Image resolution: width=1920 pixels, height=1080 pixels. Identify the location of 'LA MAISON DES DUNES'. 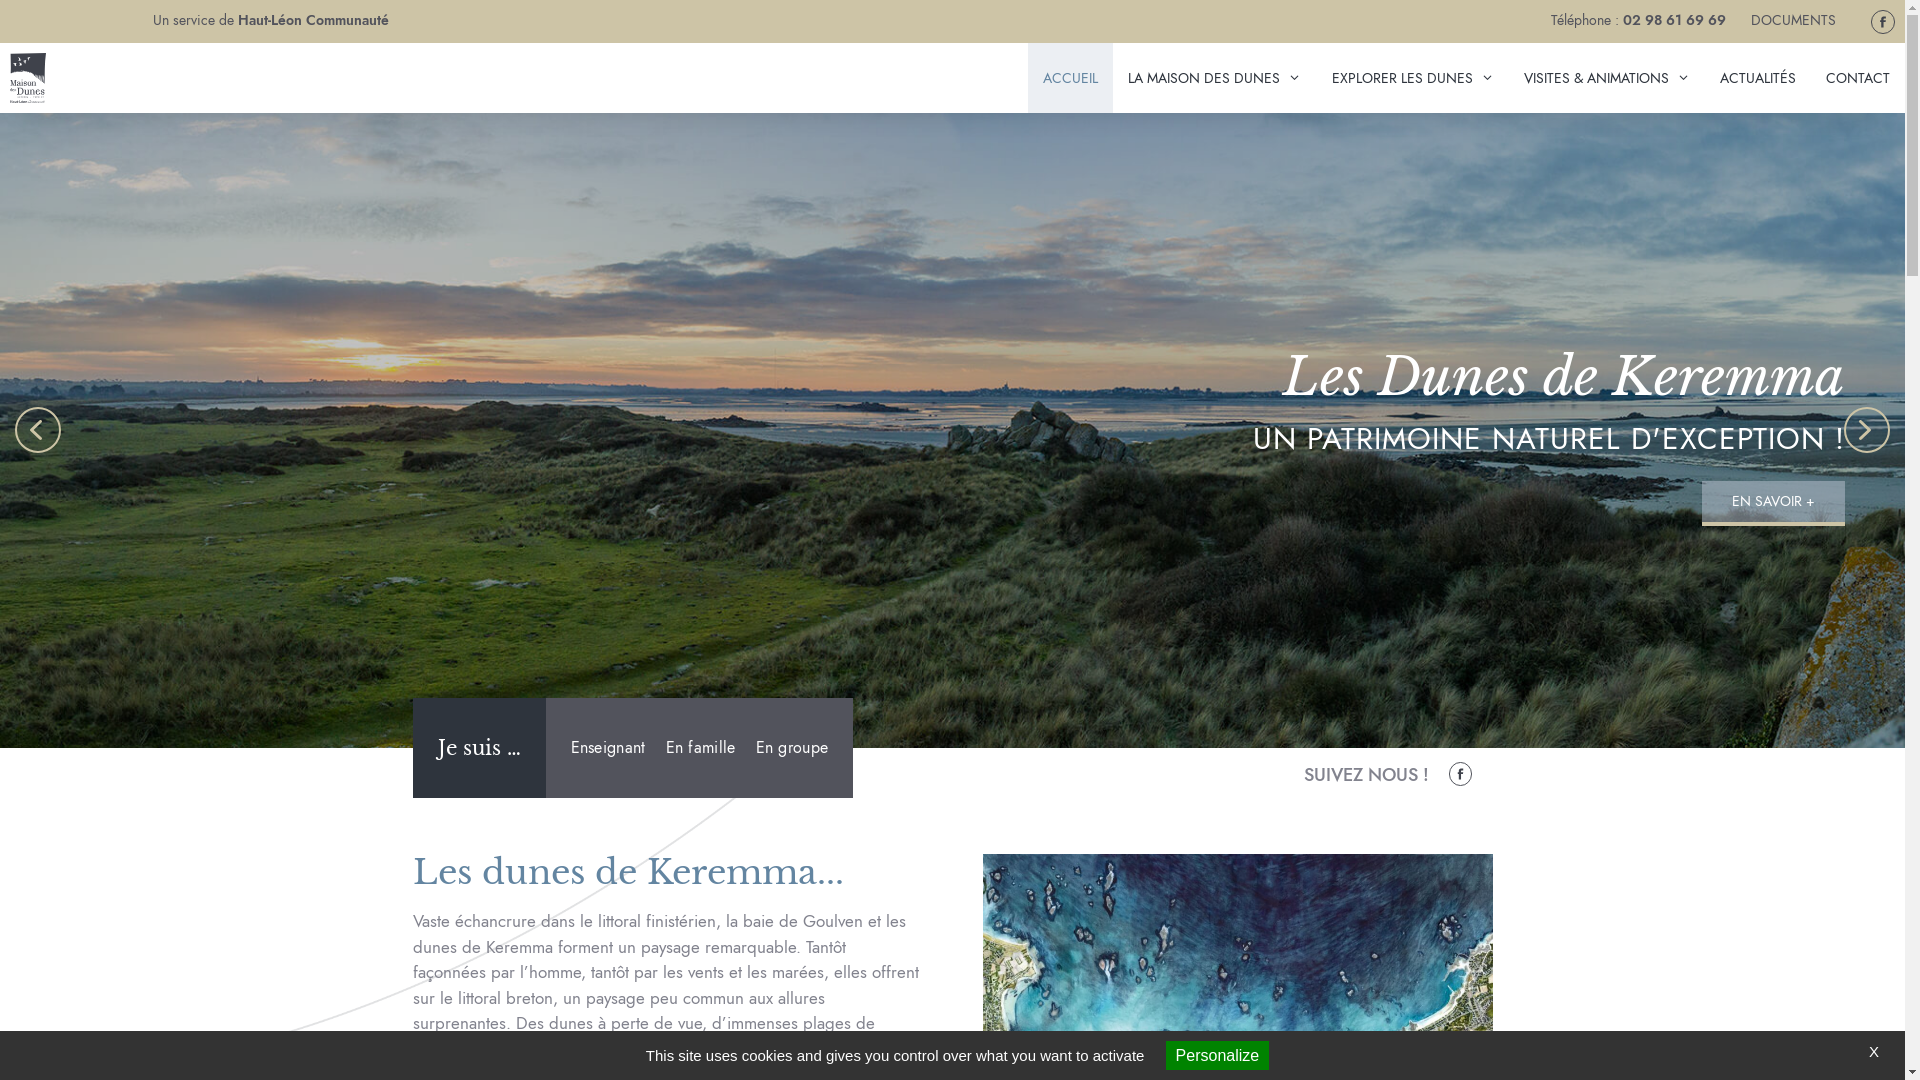
(1213, 76).